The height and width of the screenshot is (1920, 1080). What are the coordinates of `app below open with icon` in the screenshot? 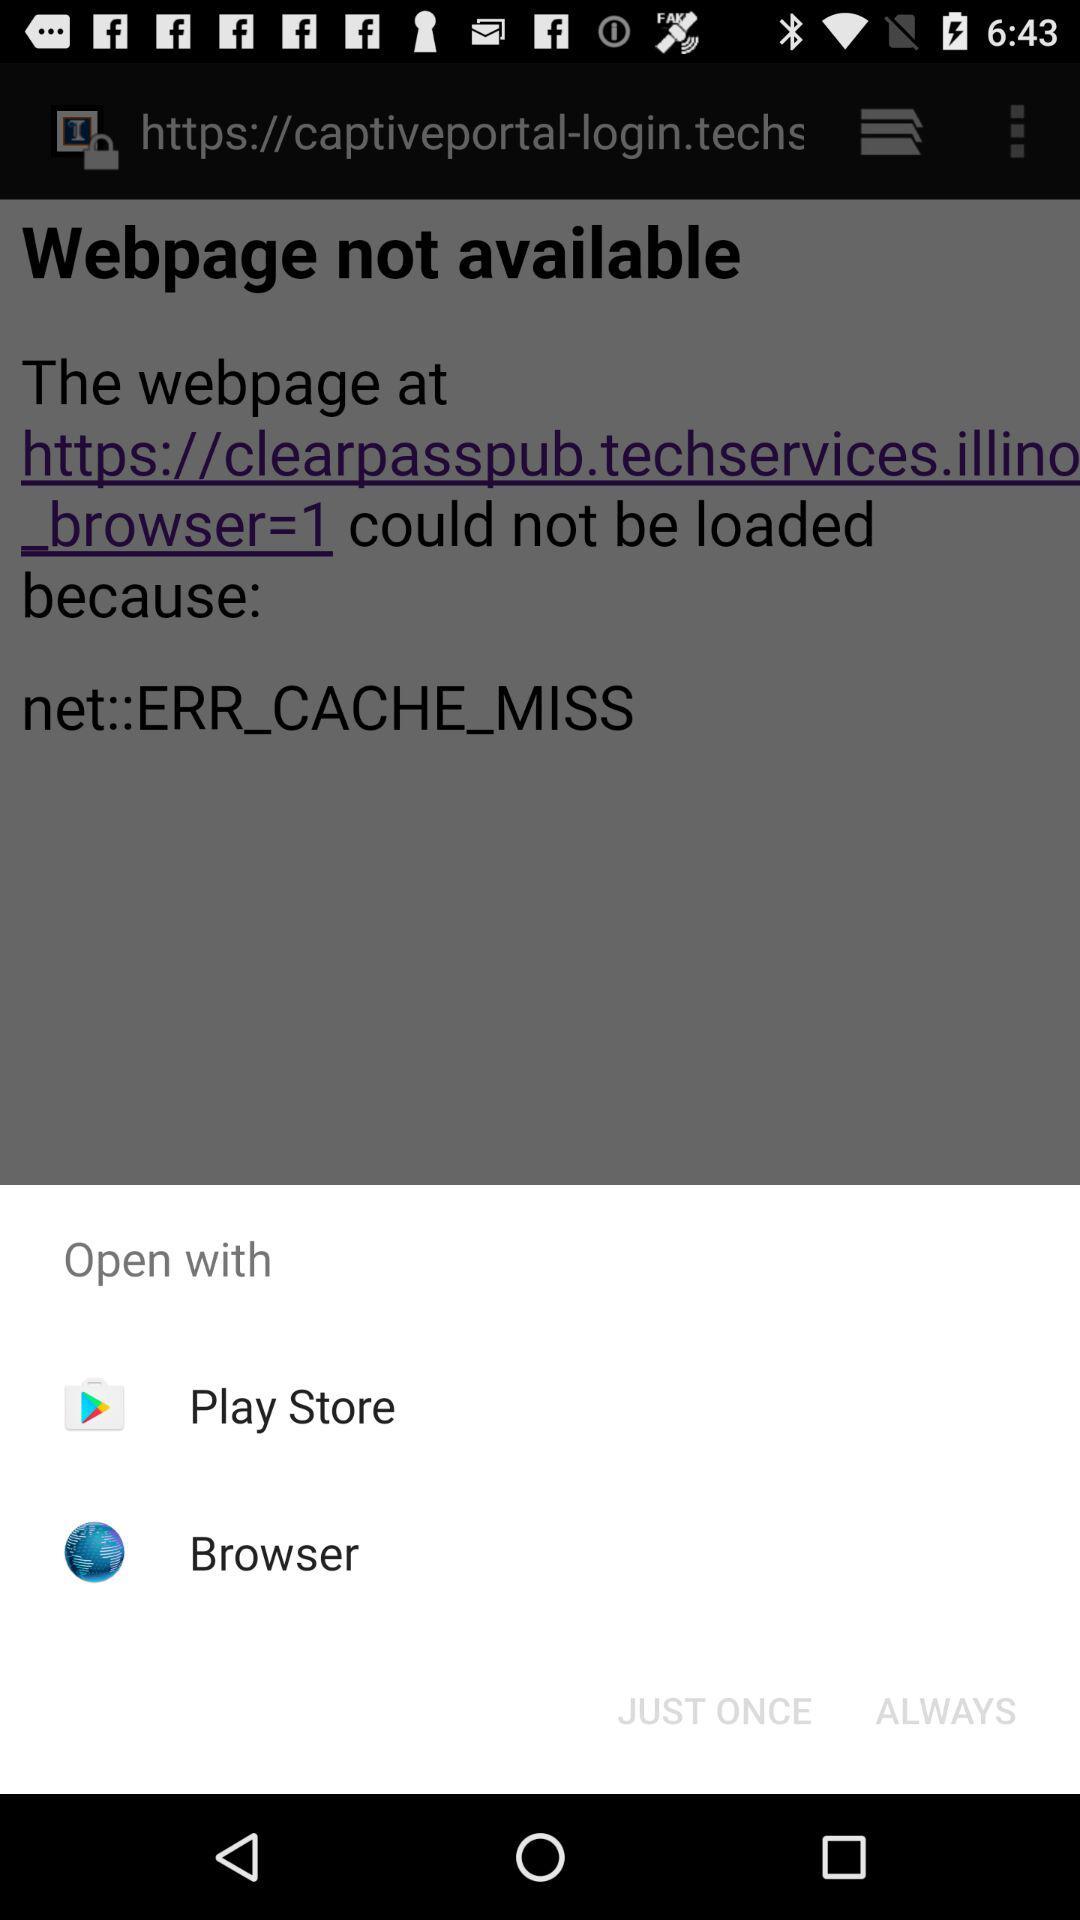 It's located at (945, 1708).